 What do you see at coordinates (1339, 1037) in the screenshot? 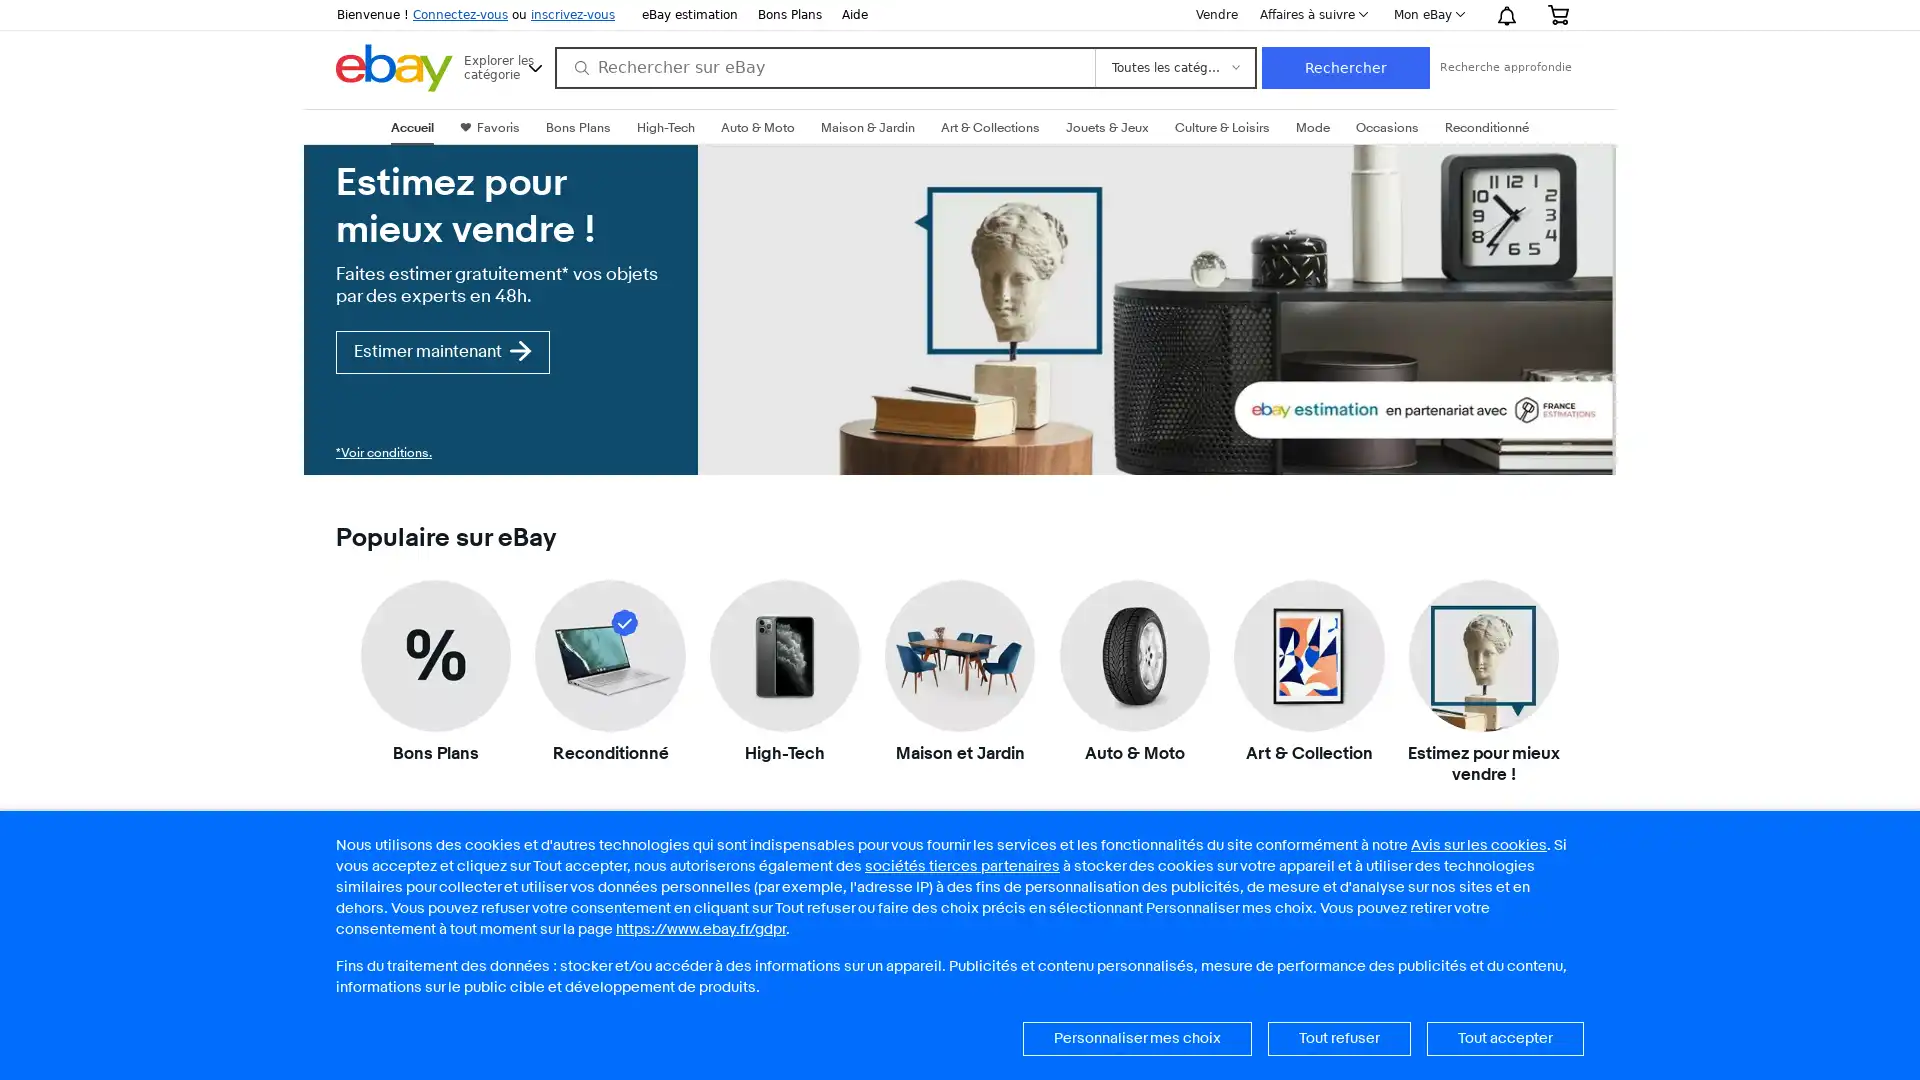
I see `Refuser les conditions et les parametres de confidentialite` at bounding box center [1339, 1037].